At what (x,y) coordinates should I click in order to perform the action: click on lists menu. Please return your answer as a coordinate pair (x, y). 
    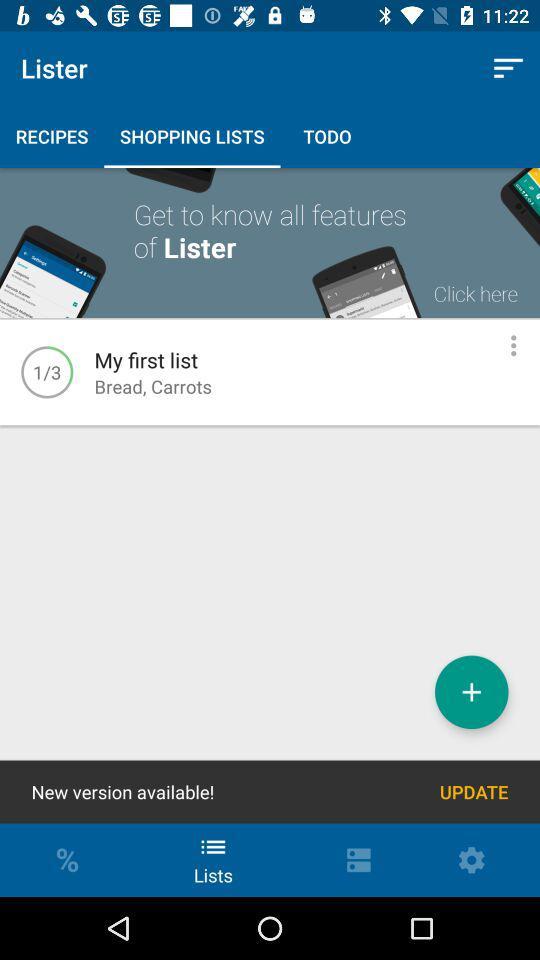
    Looking at the image, I should click on (513, 345).